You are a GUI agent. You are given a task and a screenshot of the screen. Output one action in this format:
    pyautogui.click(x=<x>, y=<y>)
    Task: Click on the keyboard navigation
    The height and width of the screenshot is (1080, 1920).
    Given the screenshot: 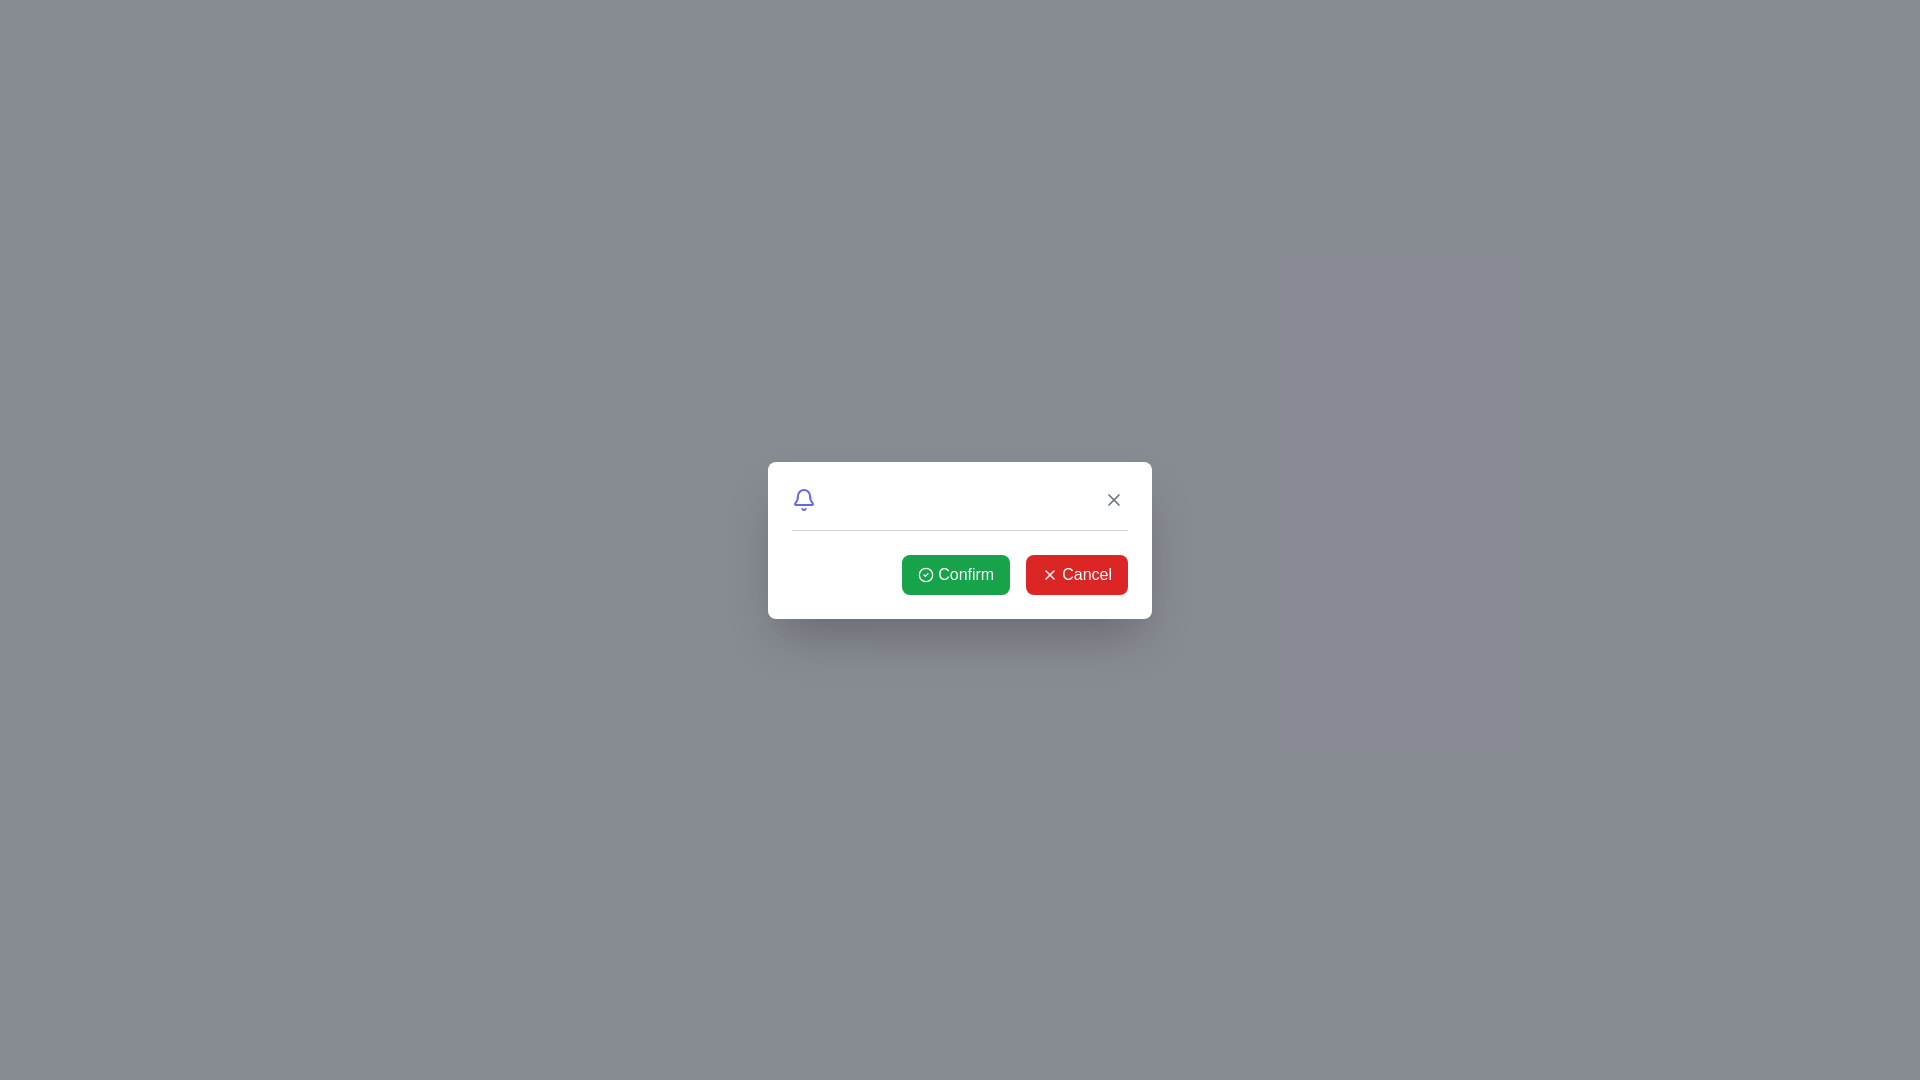 What is the action you would take?
    pyautogui.click(x=1112, y=497)
    